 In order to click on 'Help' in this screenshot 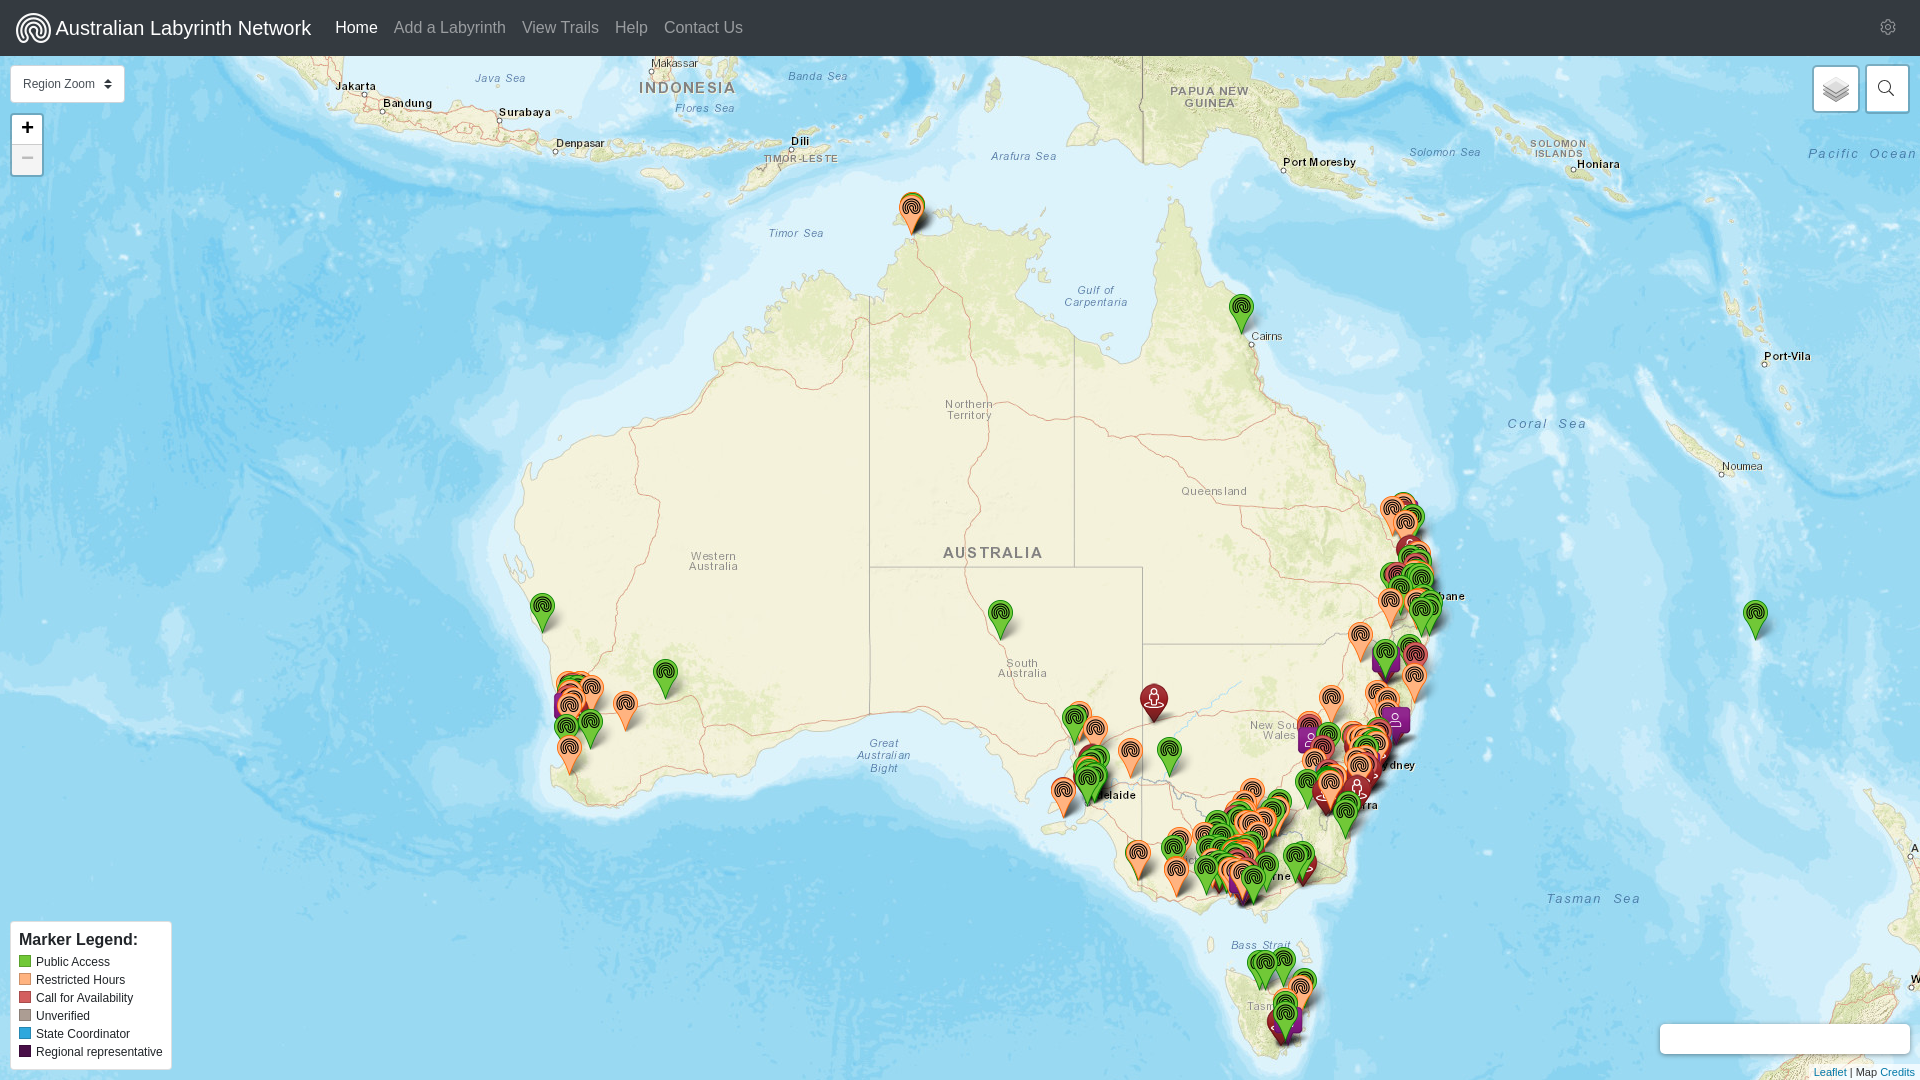, I will do `click(605, 27)`.